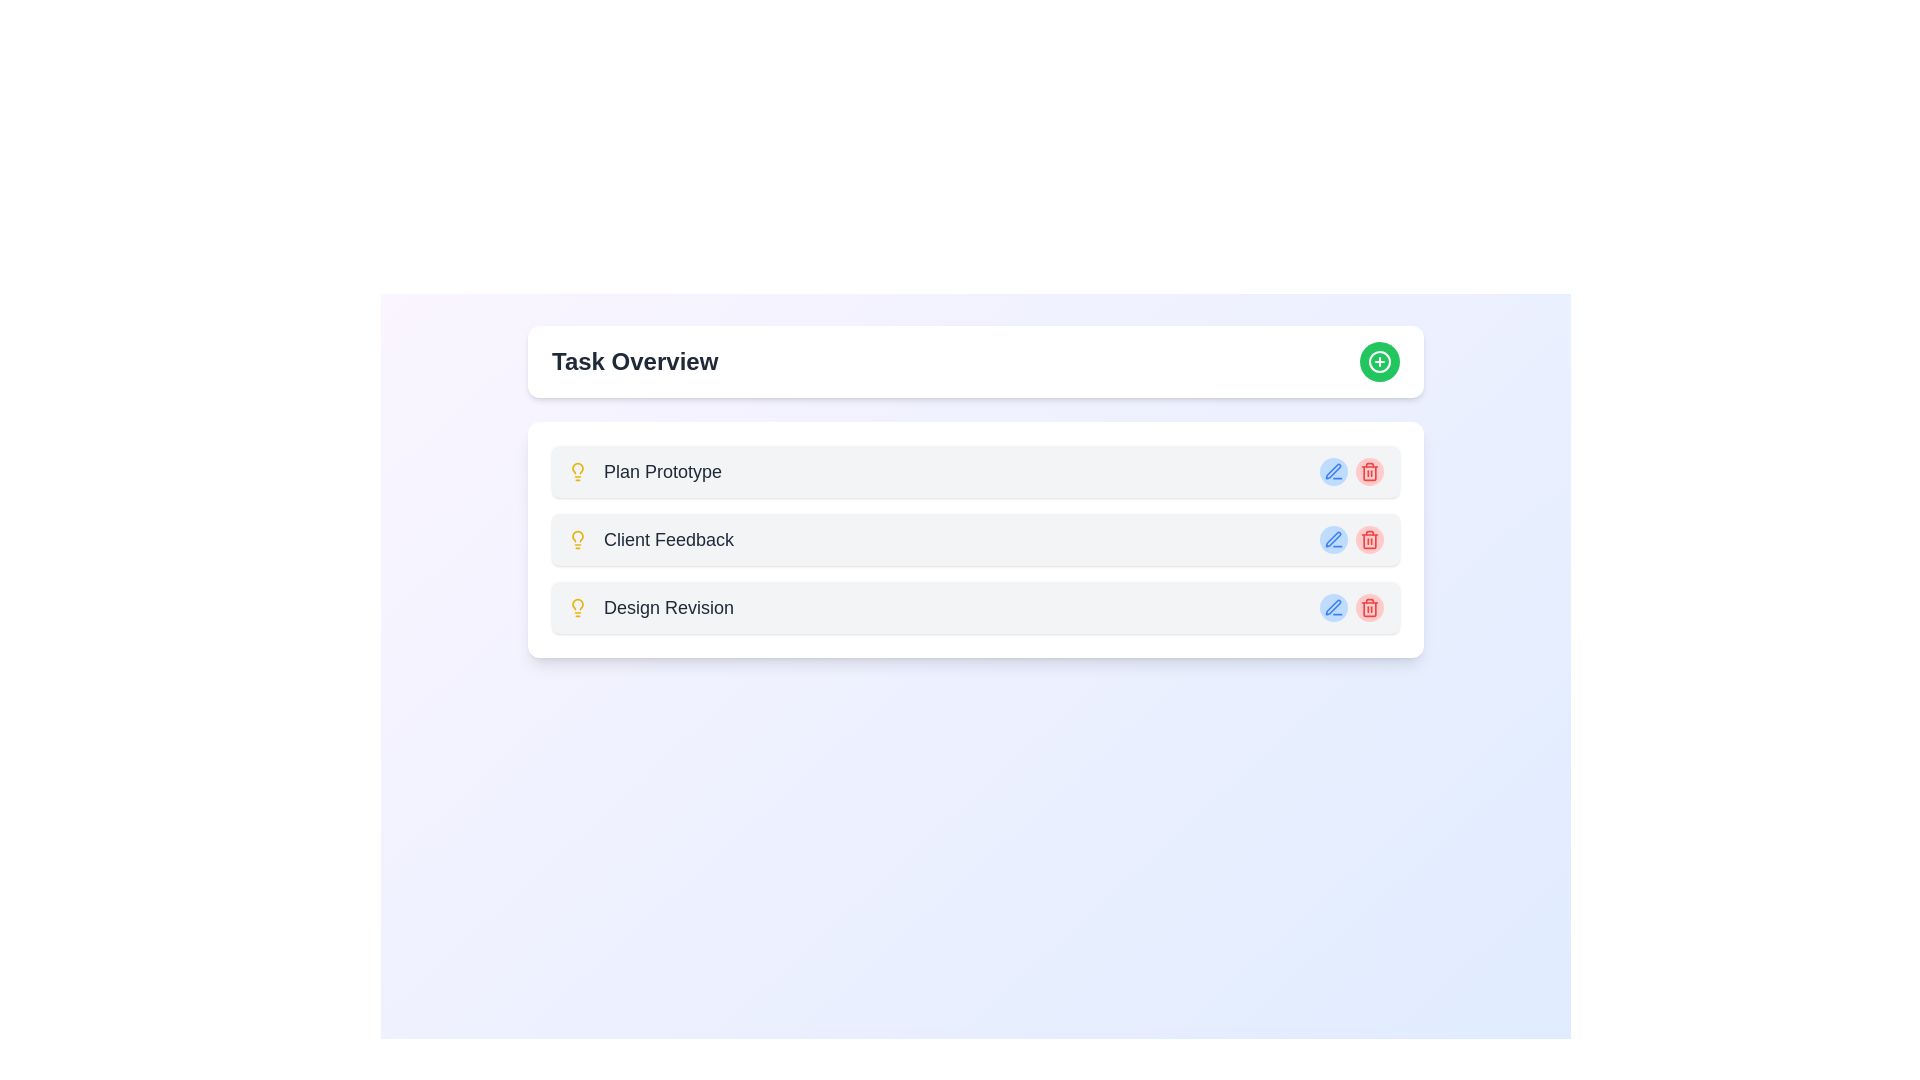 This screenshot has width=1920, height=1080. What do you see at coordinates (669, 540) in the screenshot?
I see `the 'Client Feedback' text label, which is bold and dark gray, aligned` at bounding box center [669, 540].